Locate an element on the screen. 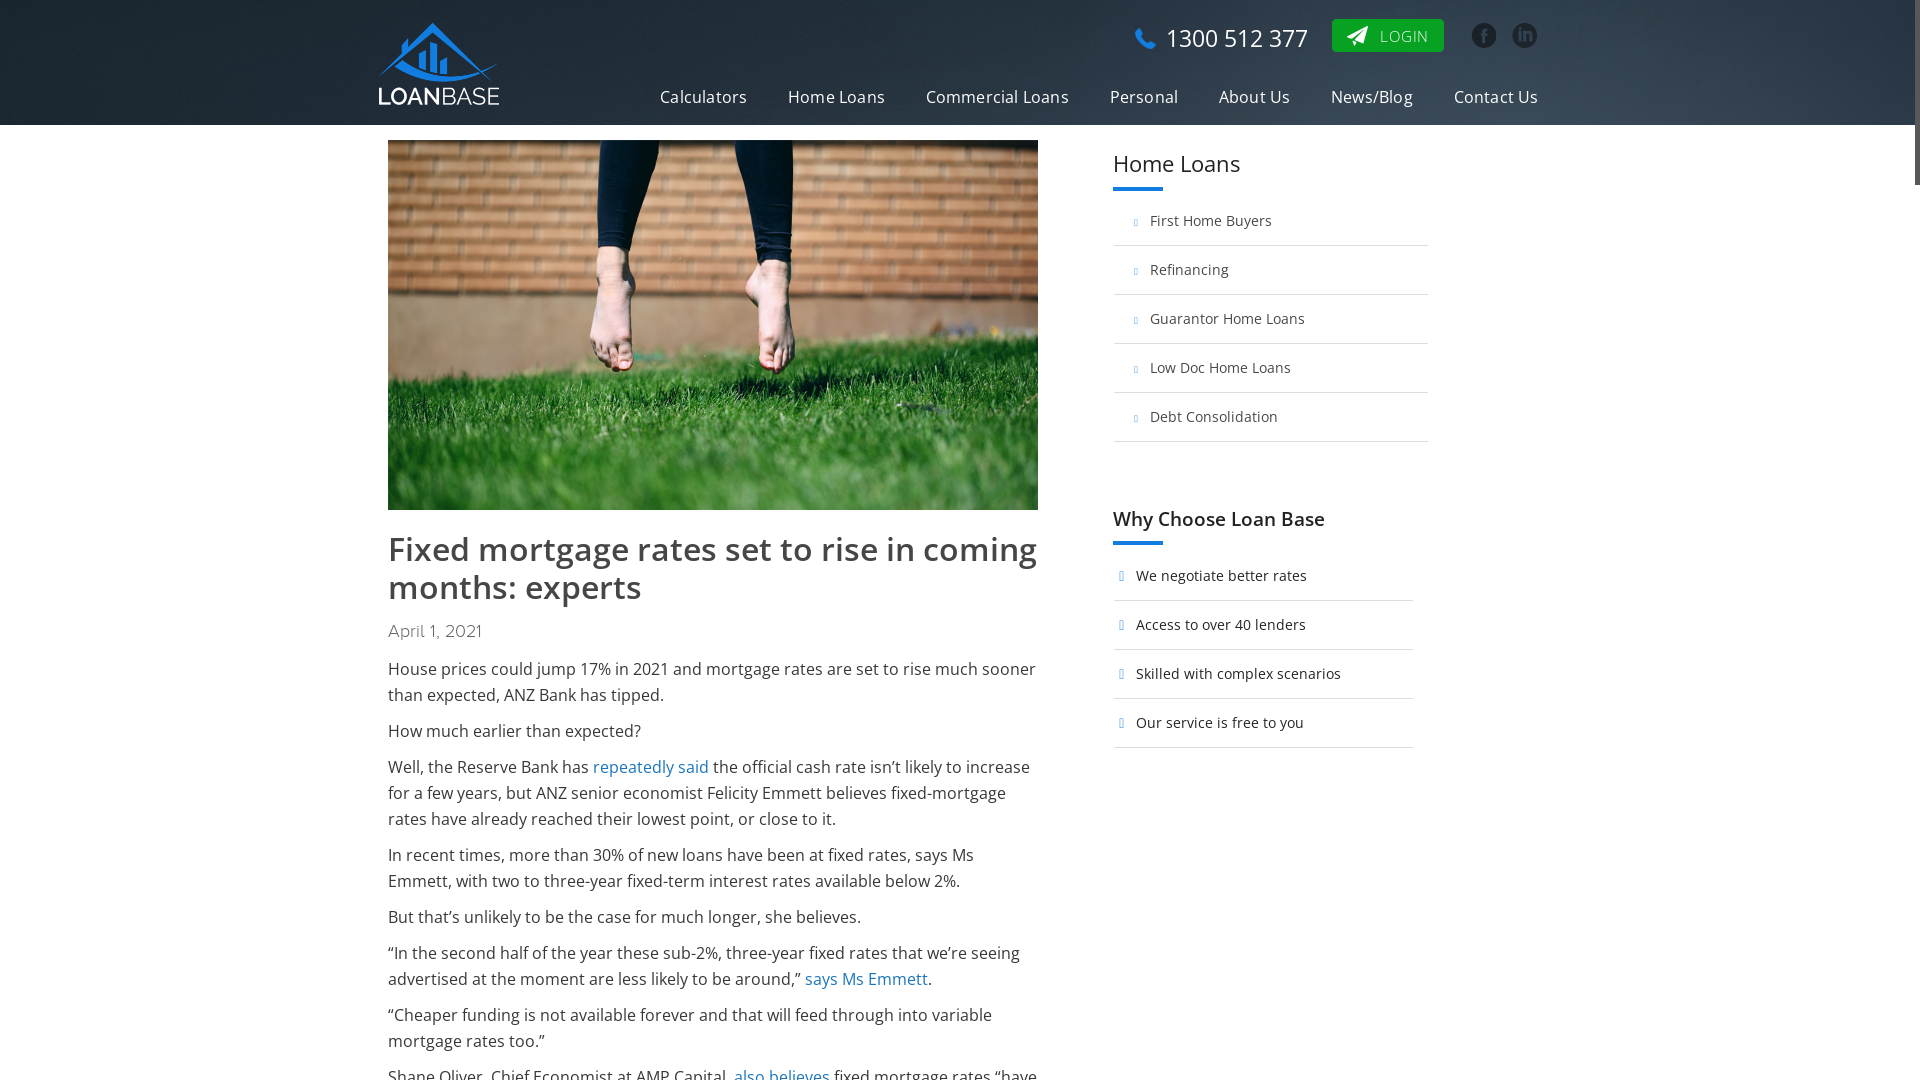 The image size is (1920, 1080). 'Refinancing' is located at coordinates (1269, 270).